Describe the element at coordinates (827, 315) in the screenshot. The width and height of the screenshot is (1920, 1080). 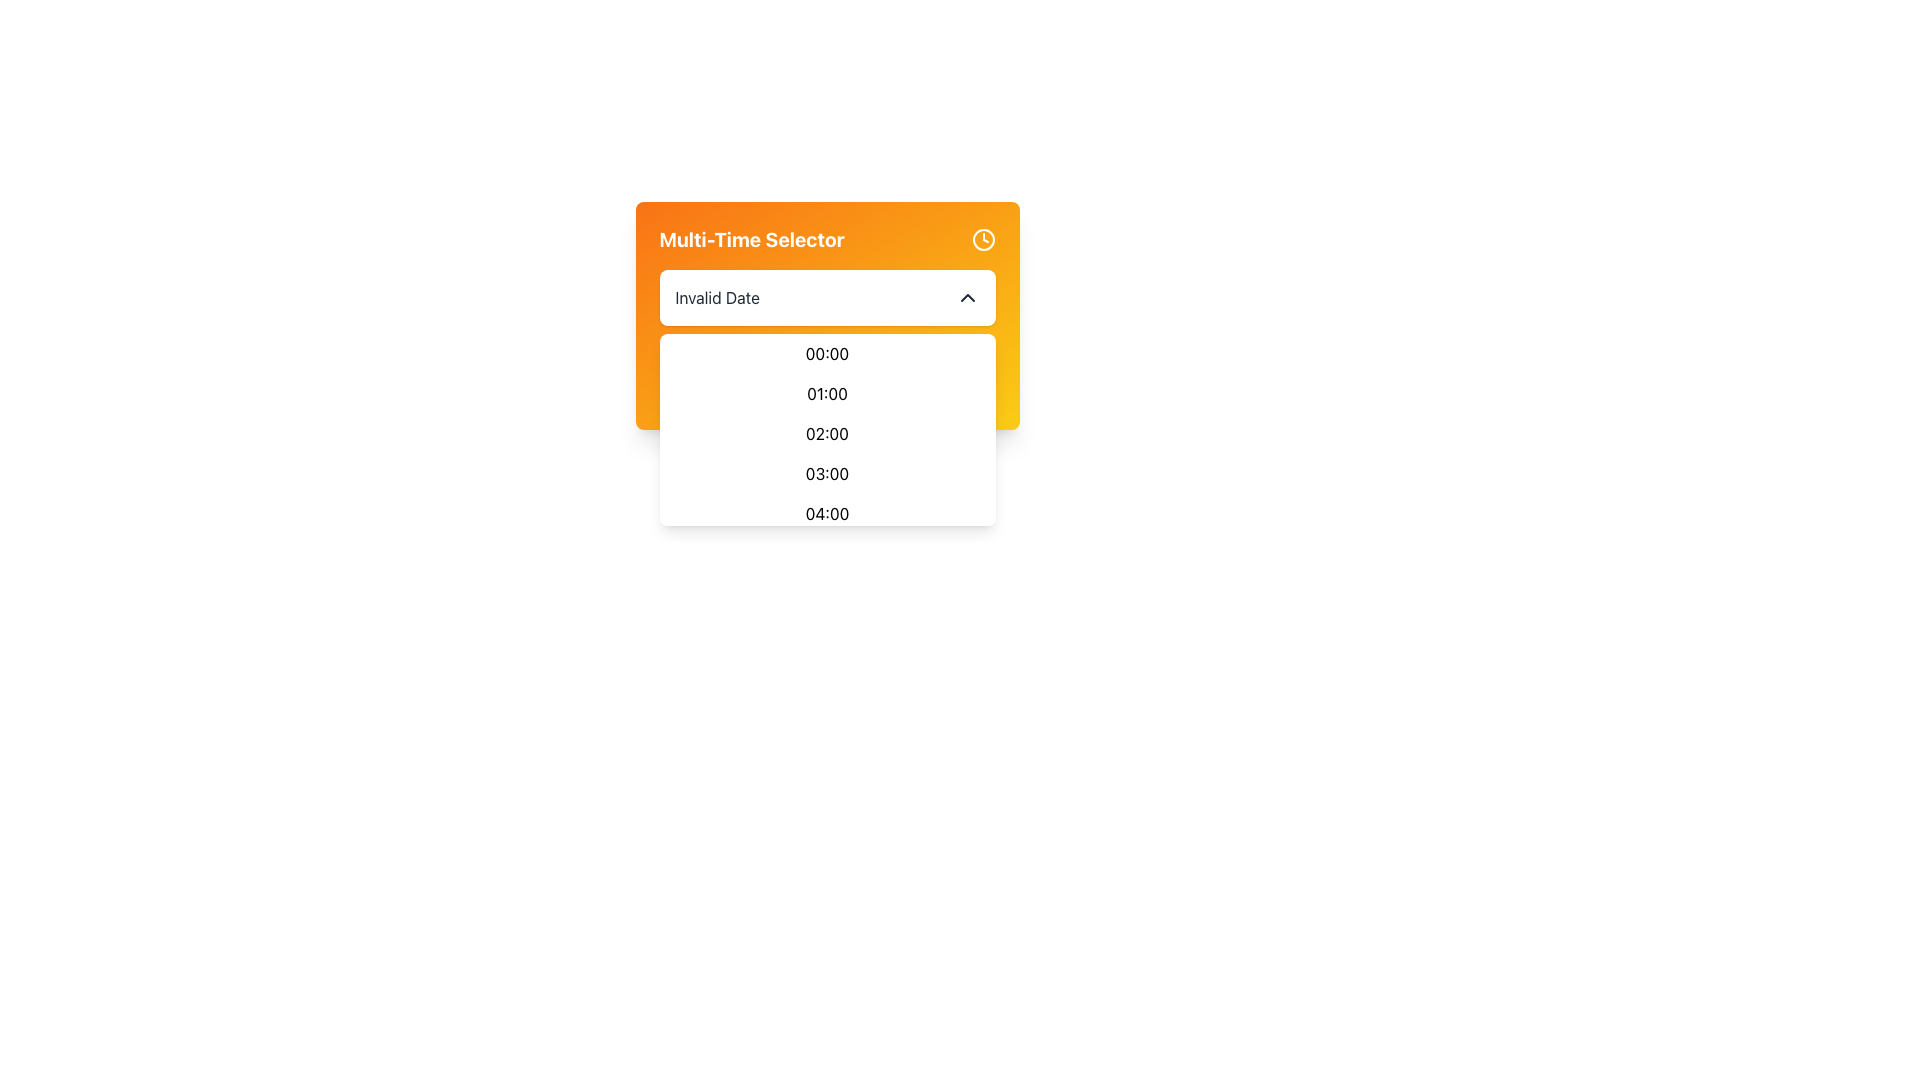
I see `the dropdown menu labeled 'Multi-Time Selector'` at that location.